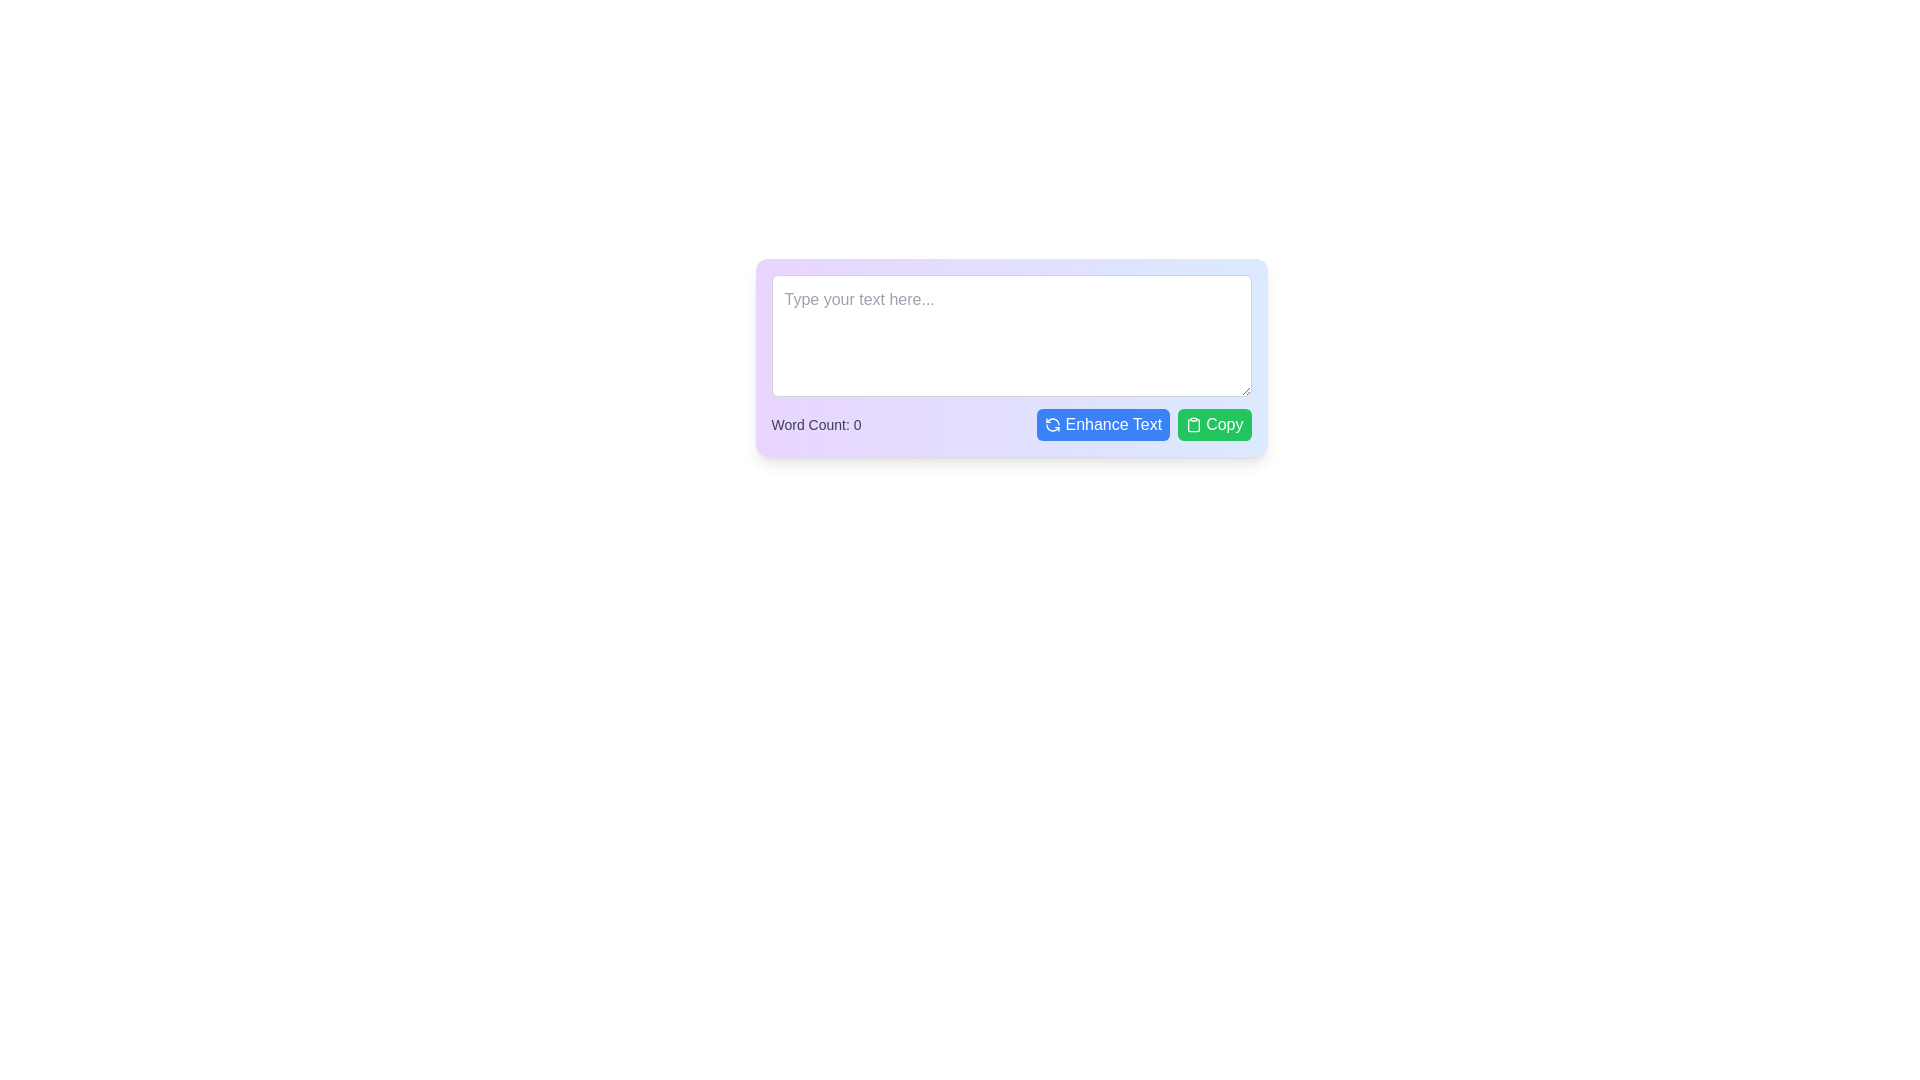 Image resolution: width=1920 pixels, height=1080 pixels. I want to click on the placeholder text in the rectangular text area input field that reads 'Type your text here...', so click(1011, 334).